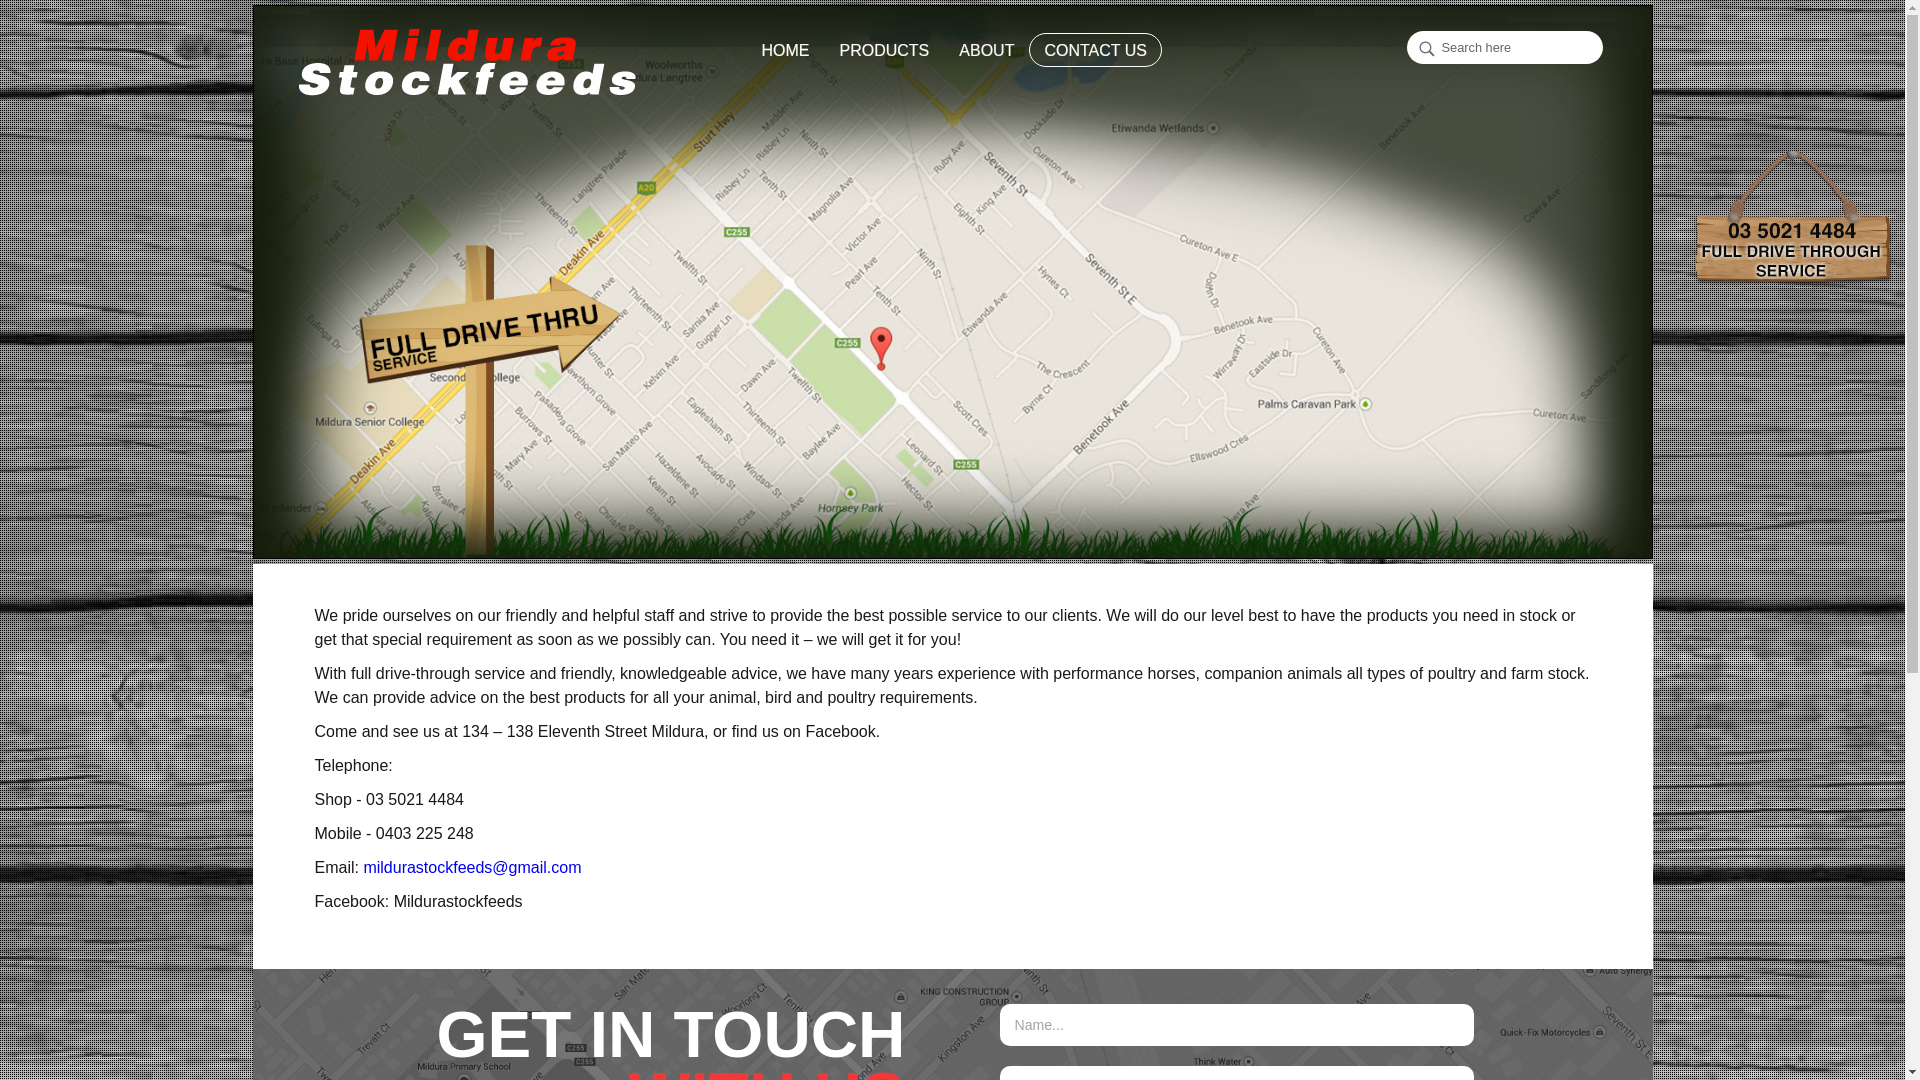 This screenshot has width=1920, height=1080. I want to click on 'mildurastockfeeds@gmail.com', so click(470, 866).